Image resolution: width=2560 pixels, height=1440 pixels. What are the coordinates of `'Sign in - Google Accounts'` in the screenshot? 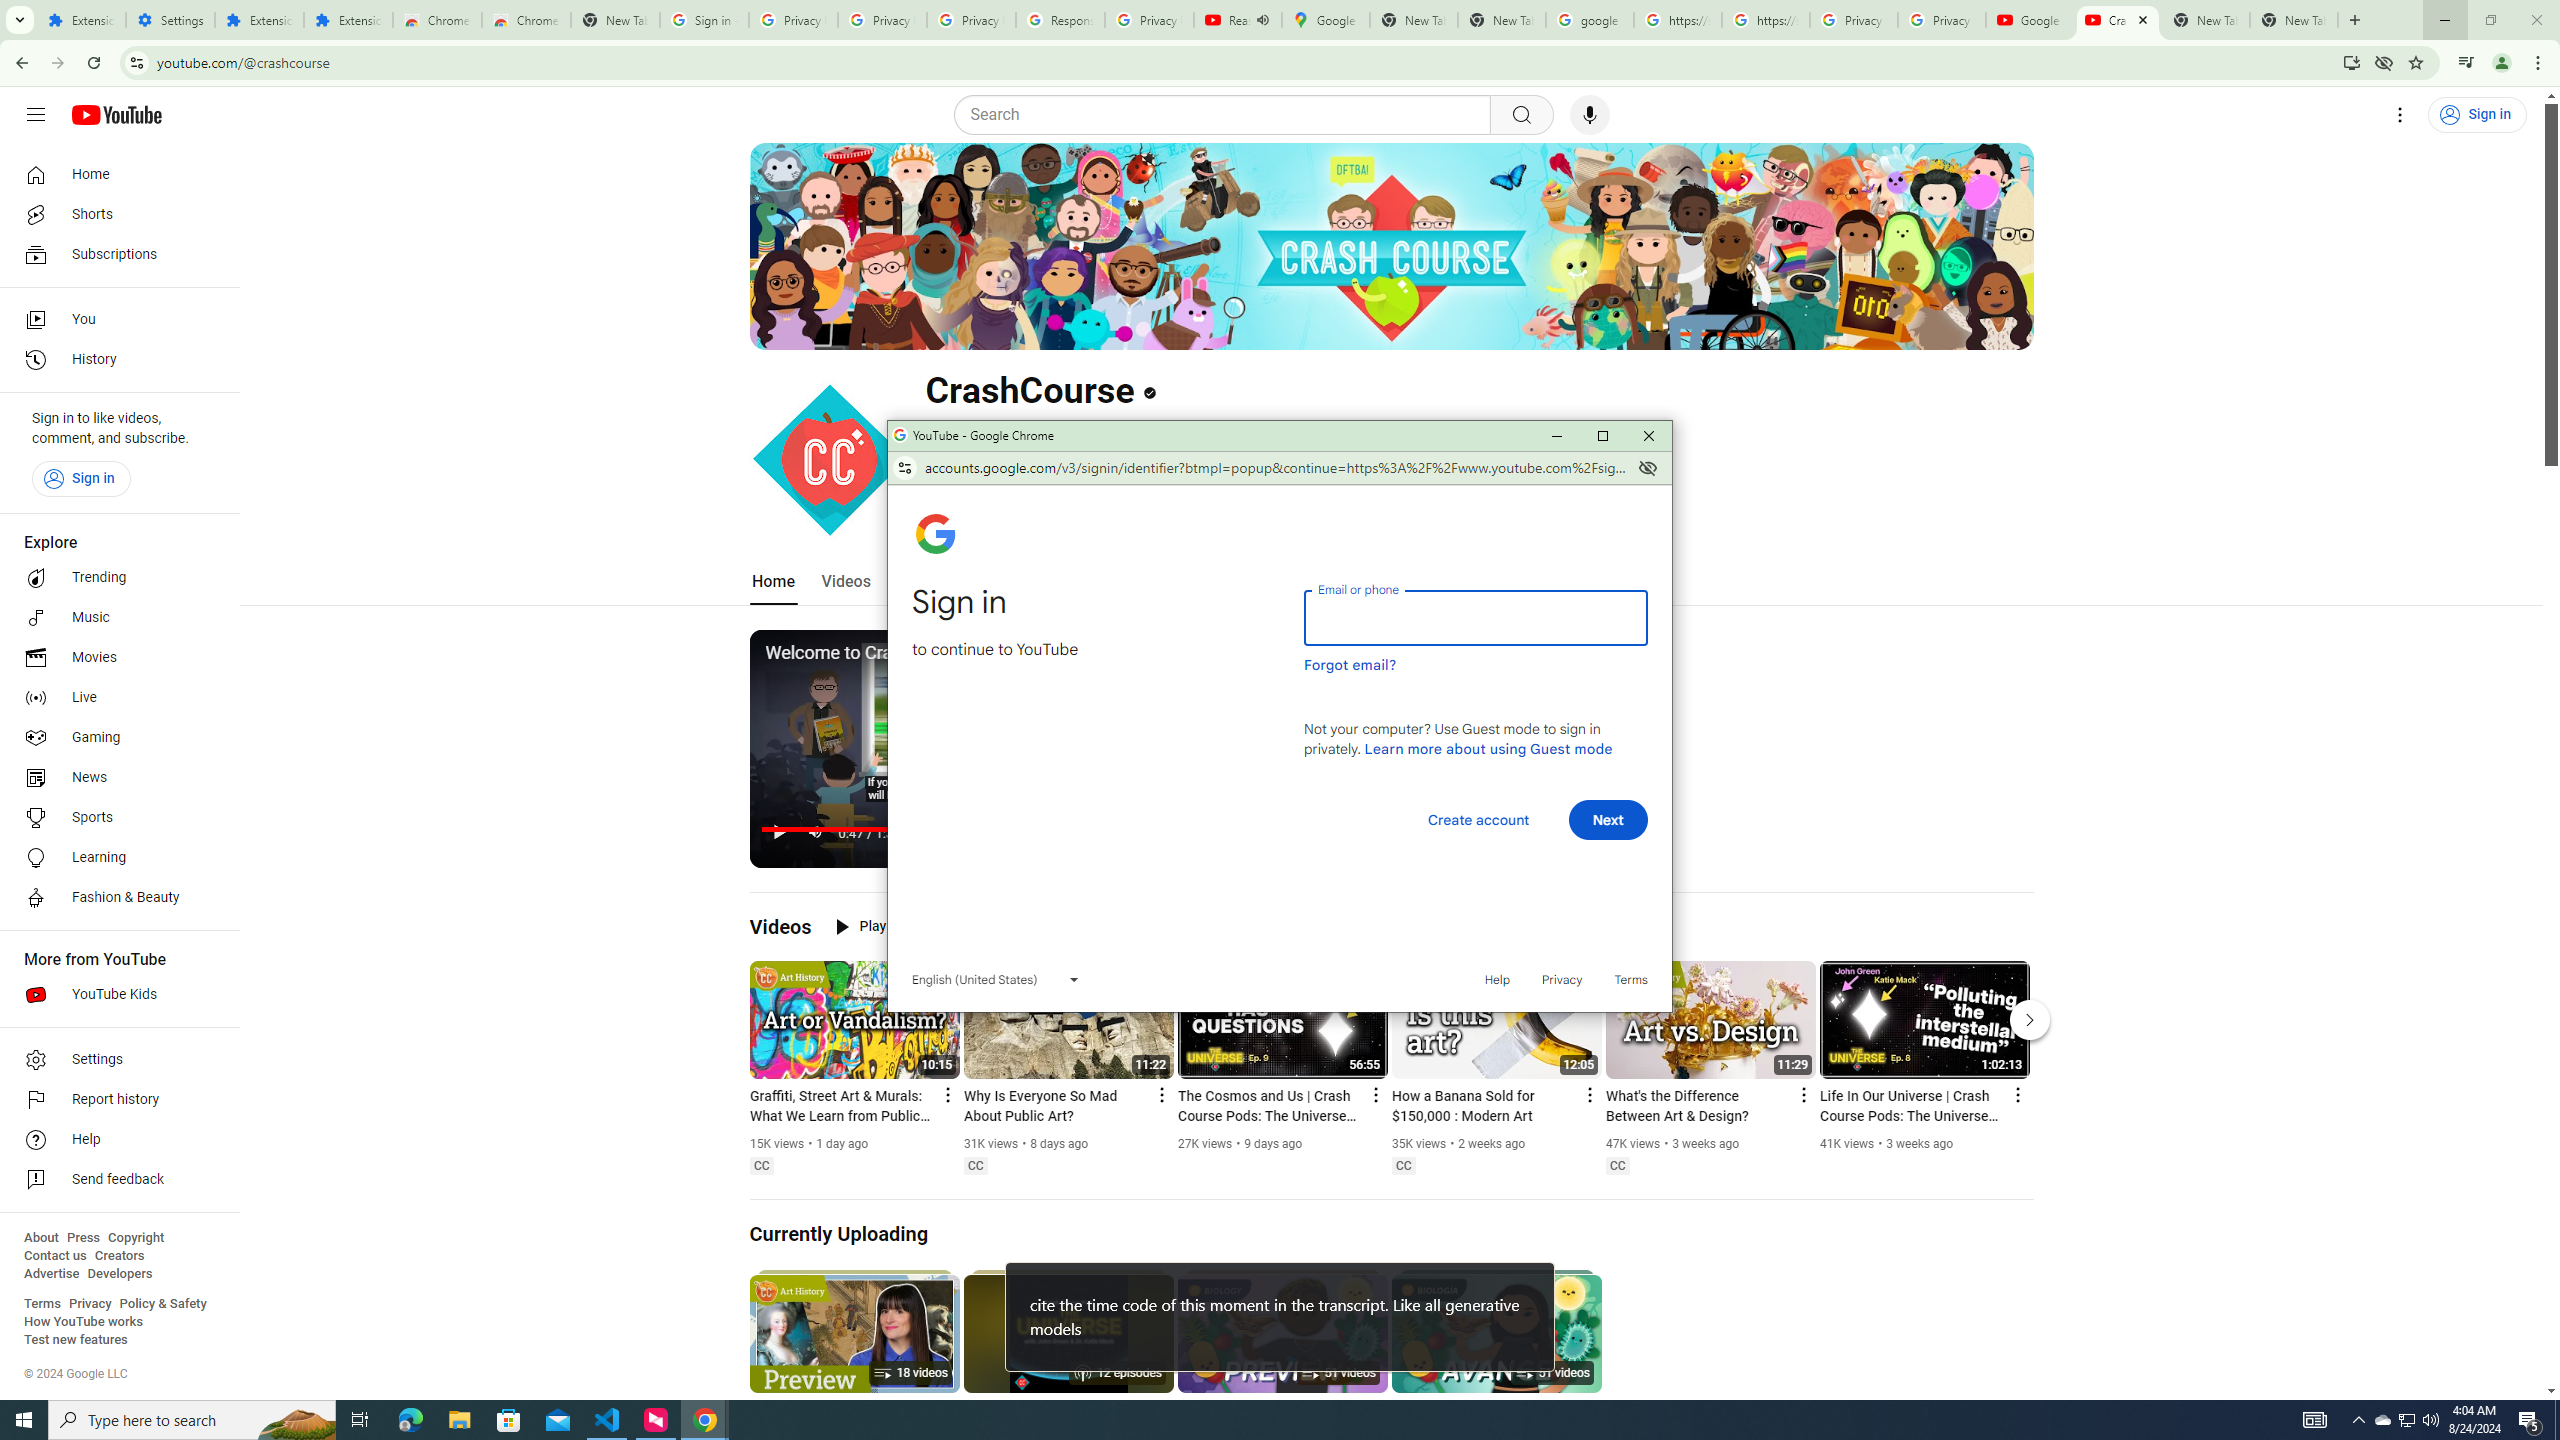 It's located at (704, 19).